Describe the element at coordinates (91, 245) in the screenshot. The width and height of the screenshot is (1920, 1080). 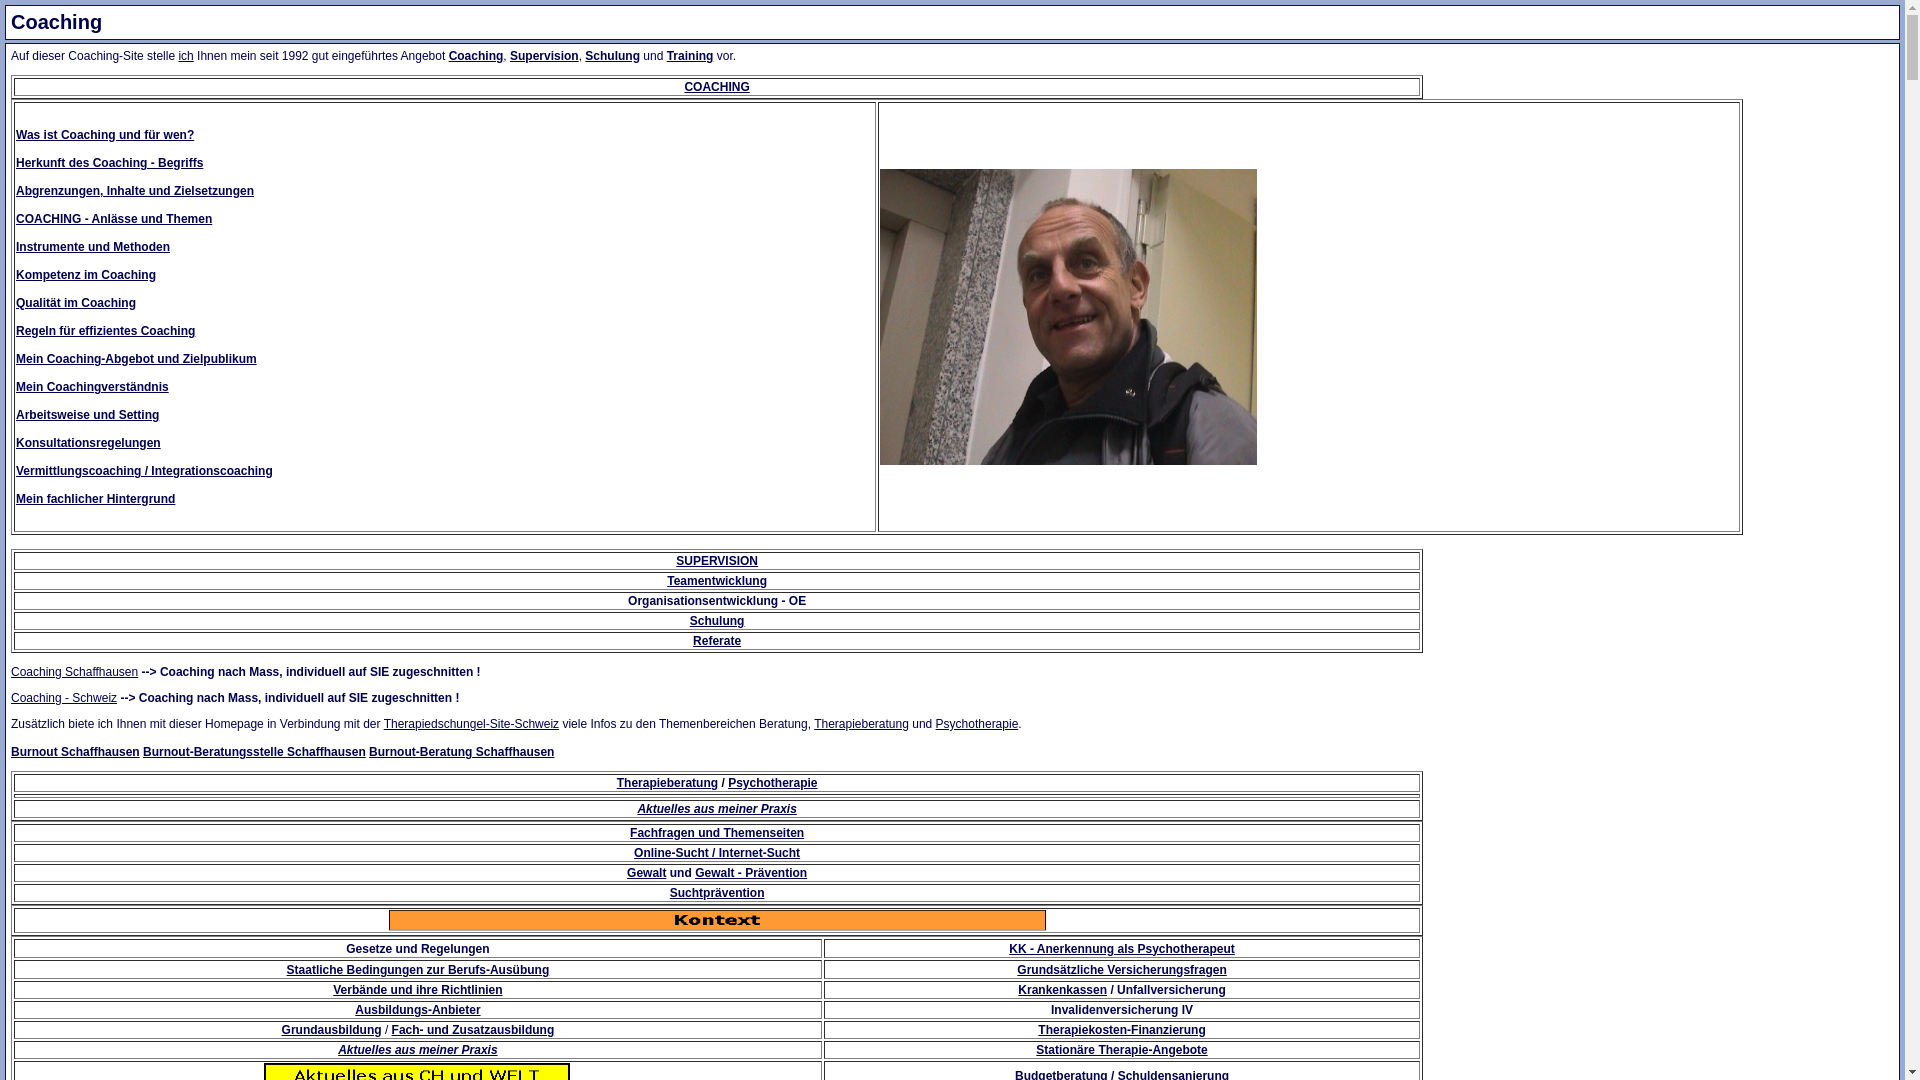
I see `'Instrumente und Methoden'` at that location.